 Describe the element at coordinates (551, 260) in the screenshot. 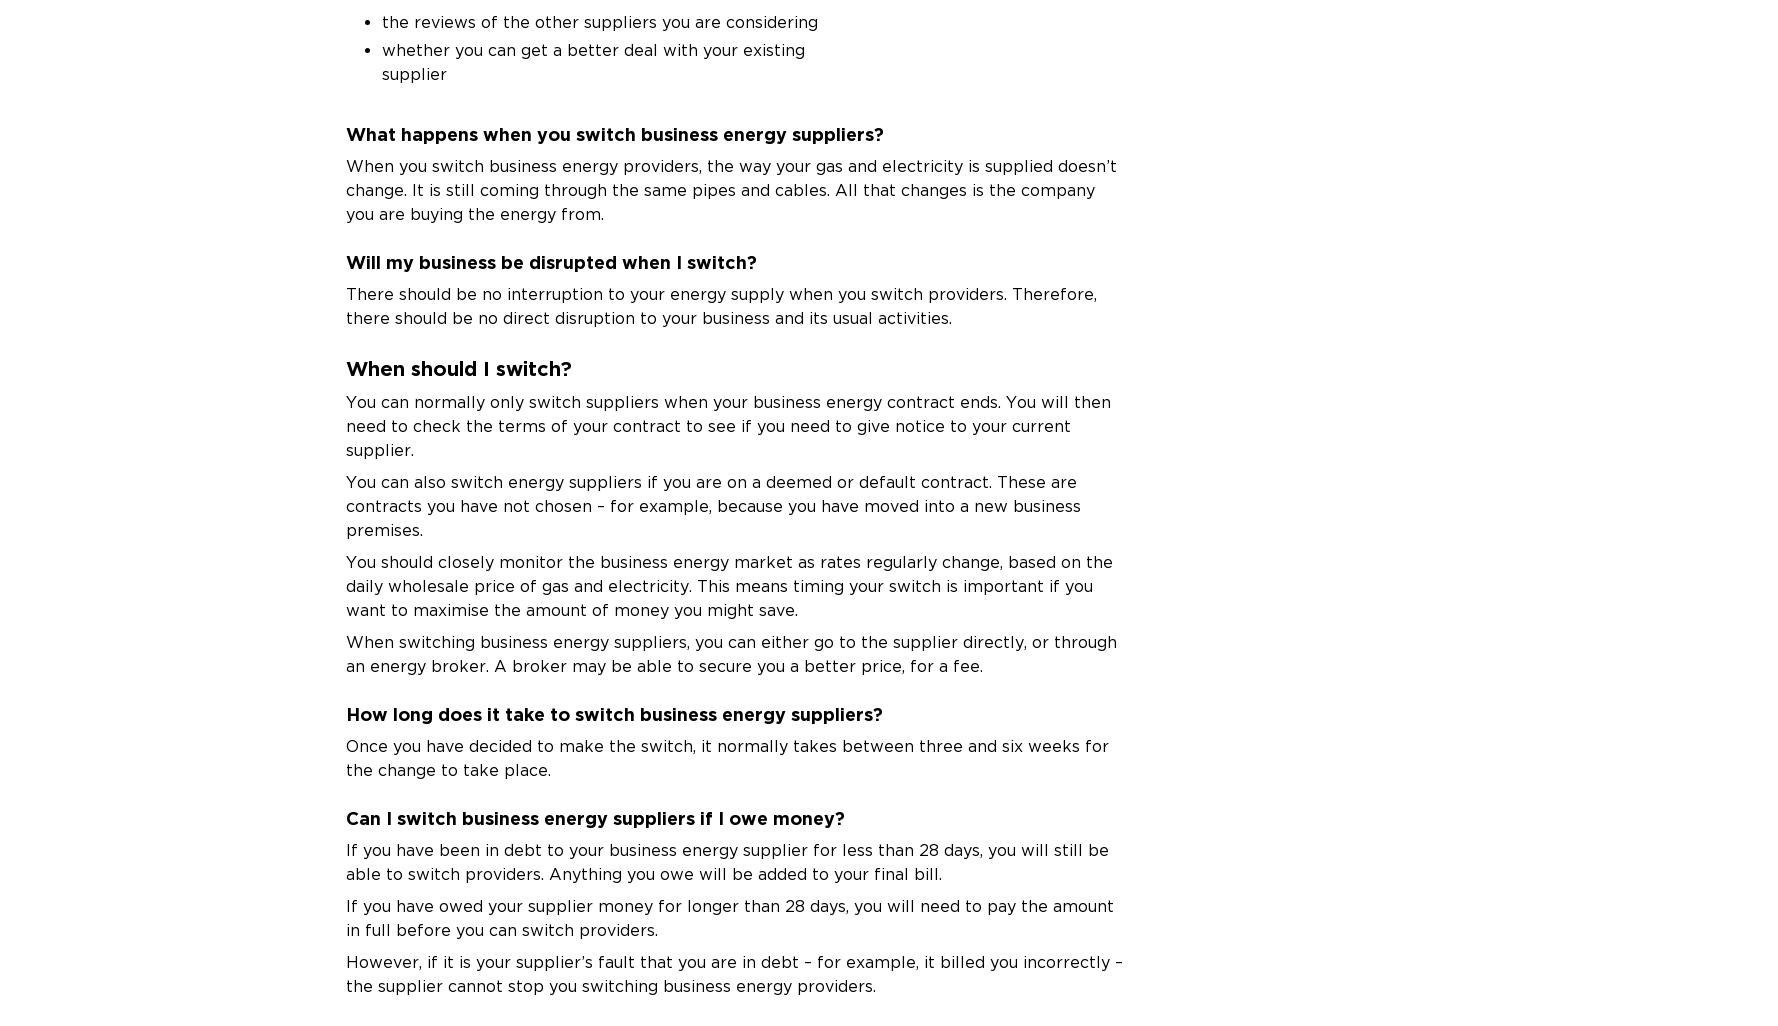

I see `'Will my business be disrupted when I switch?'` at that location.